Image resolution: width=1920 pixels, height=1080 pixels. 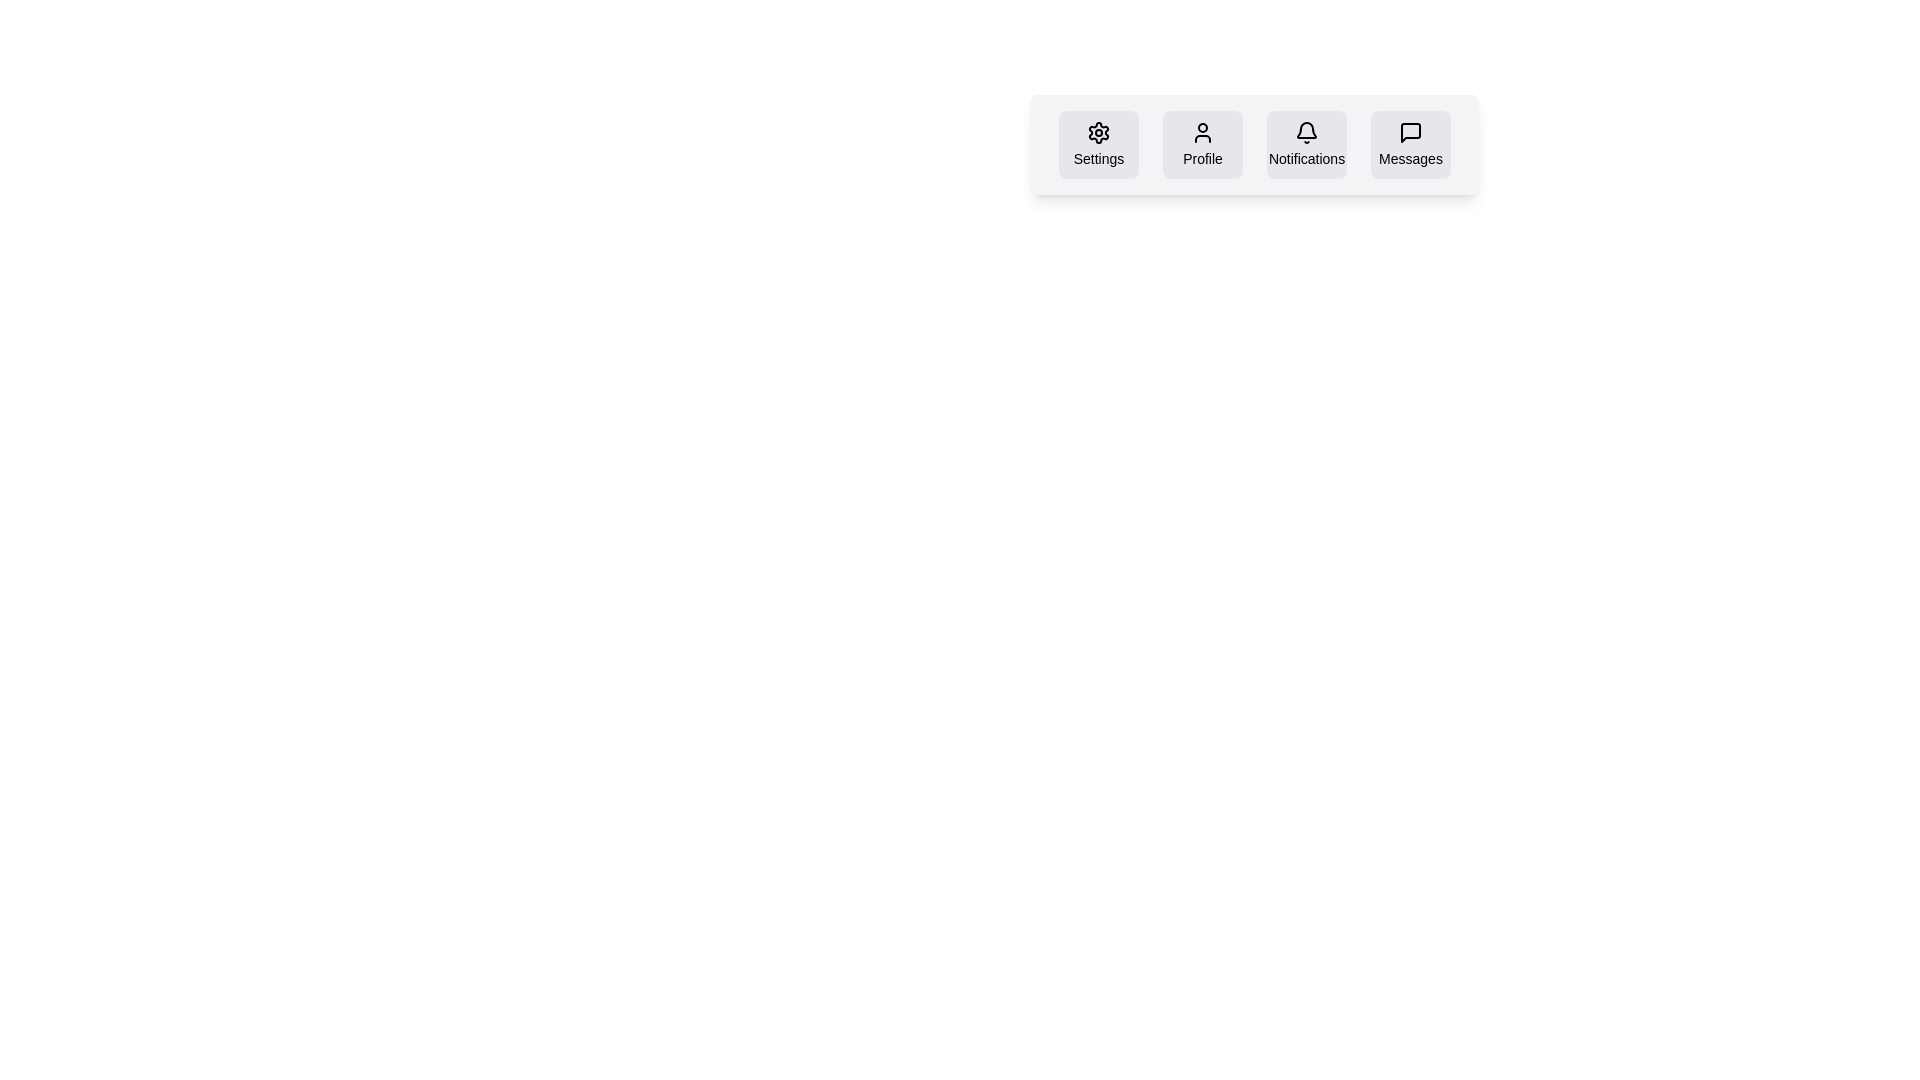 I want to click on the settings button located in the top-right area of the interface, so click(x=1098, y=144).